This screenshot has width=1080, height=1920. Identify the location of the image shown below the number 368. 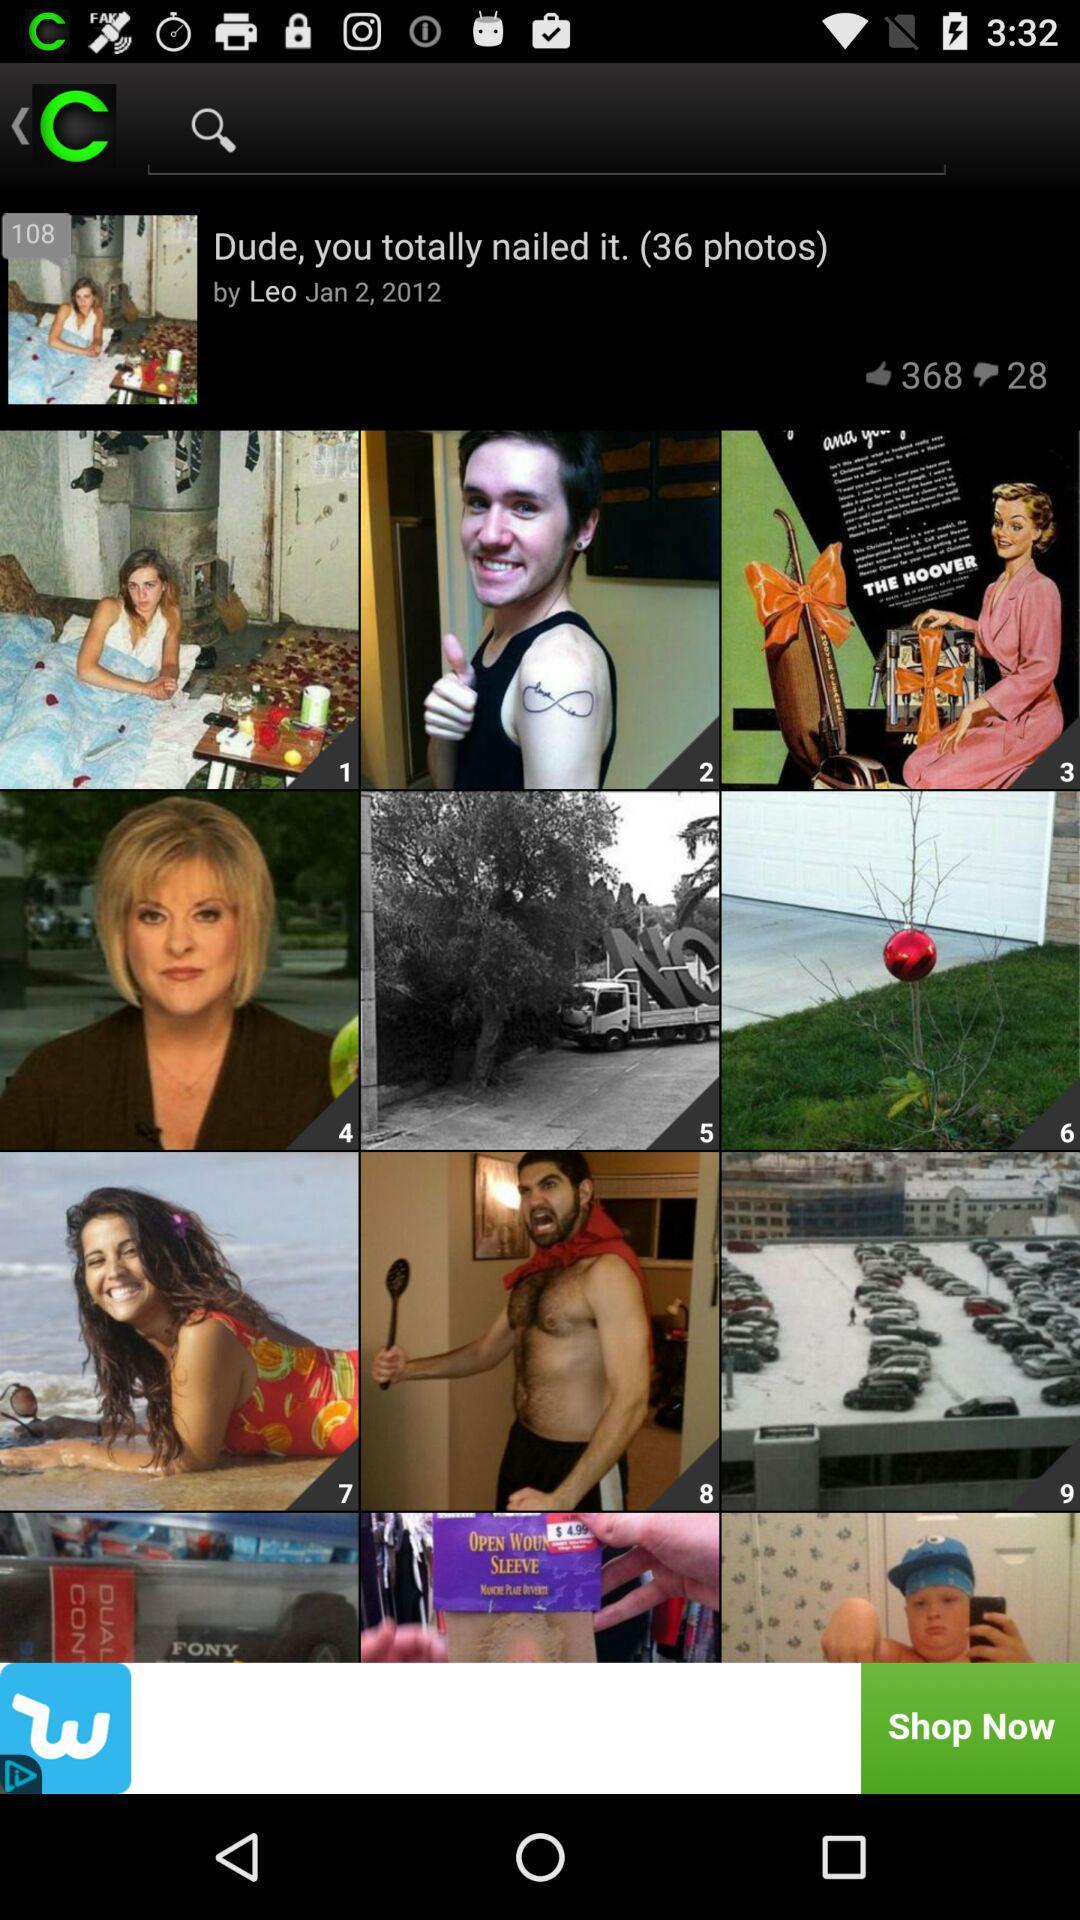
(901, 608).